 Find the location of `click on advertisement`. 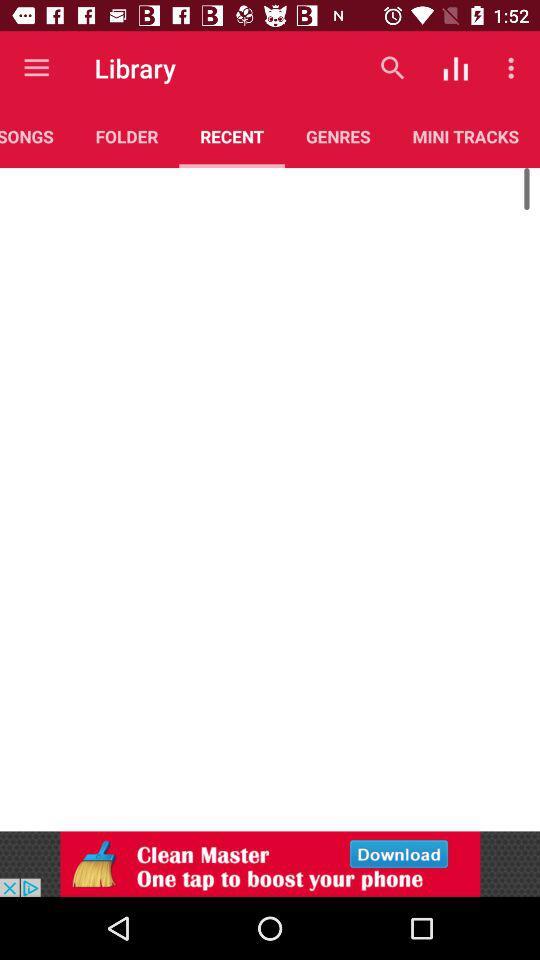

click on advertisement is located at coordinates (270, 863).